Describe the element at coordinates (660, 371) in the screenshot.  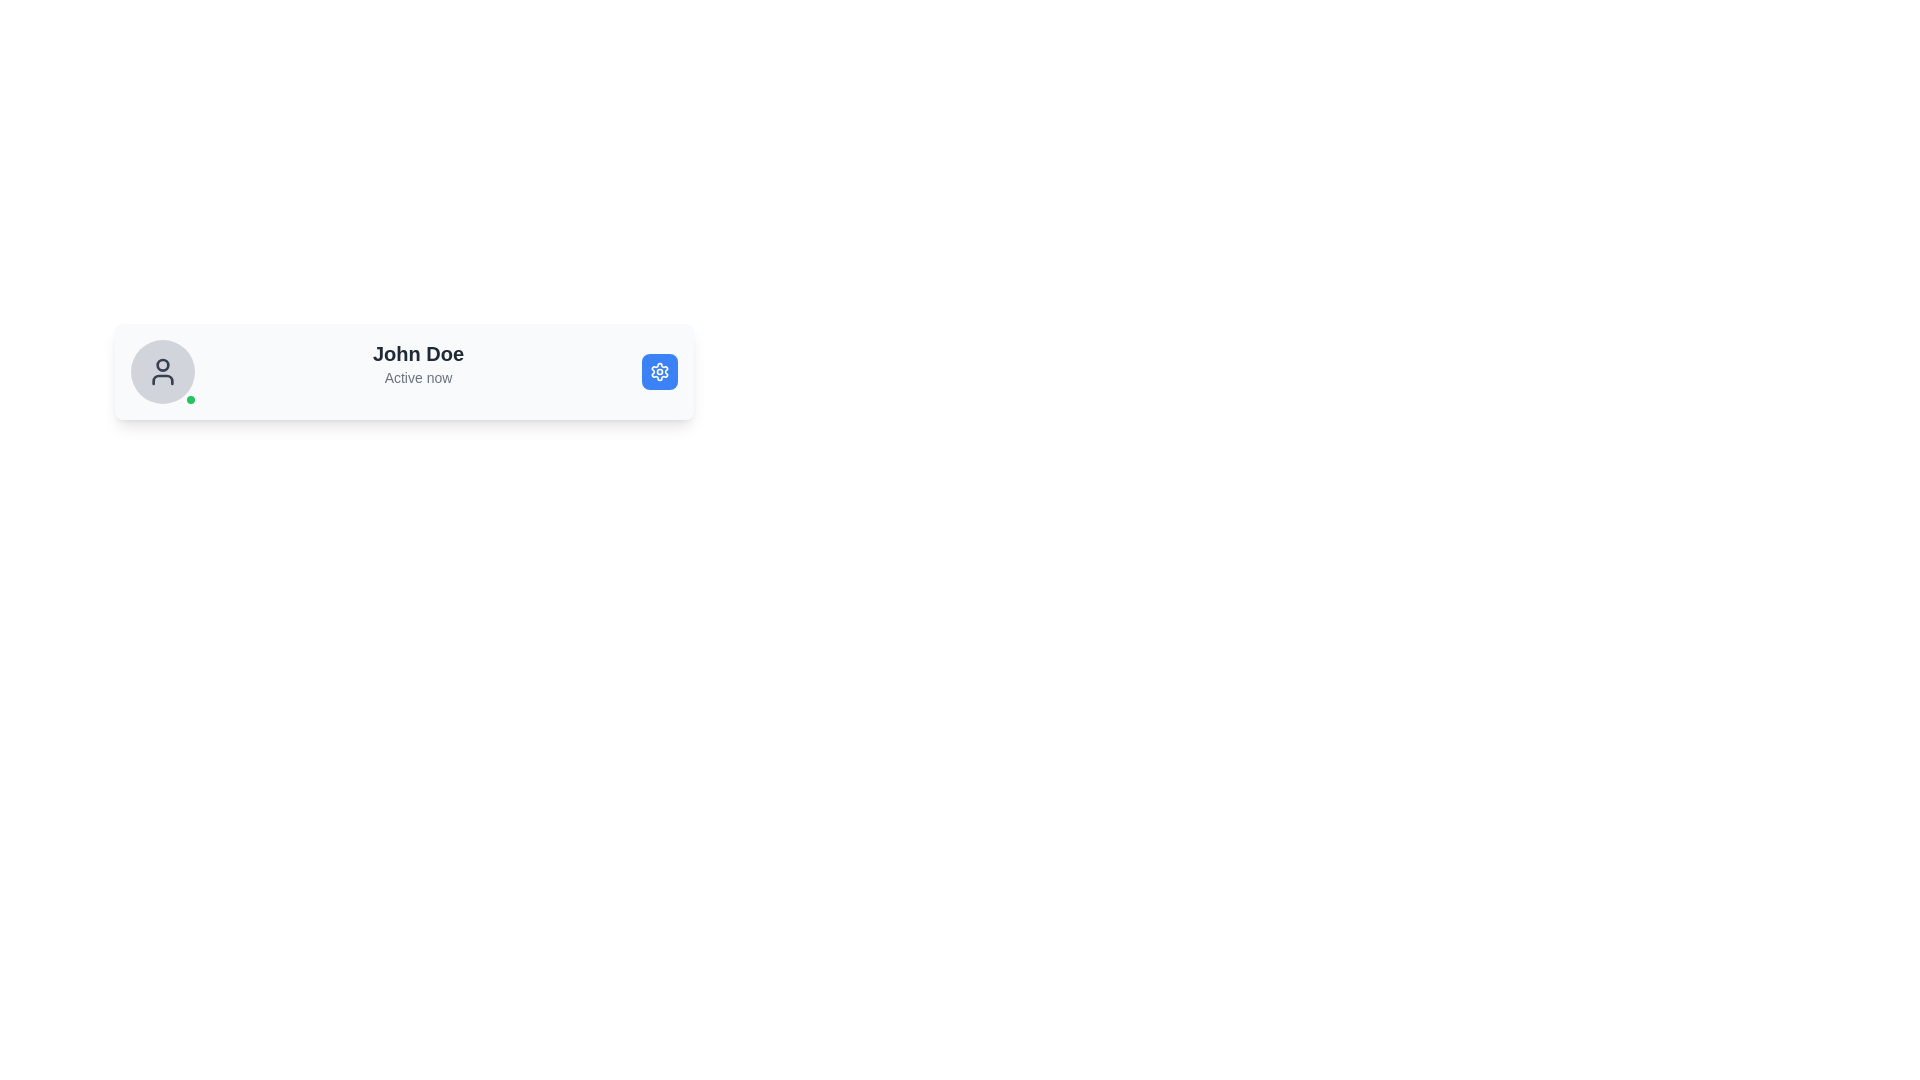
I see `the gear-like icon button representing settings, located in the top-right corner of the user profile card` at that location.